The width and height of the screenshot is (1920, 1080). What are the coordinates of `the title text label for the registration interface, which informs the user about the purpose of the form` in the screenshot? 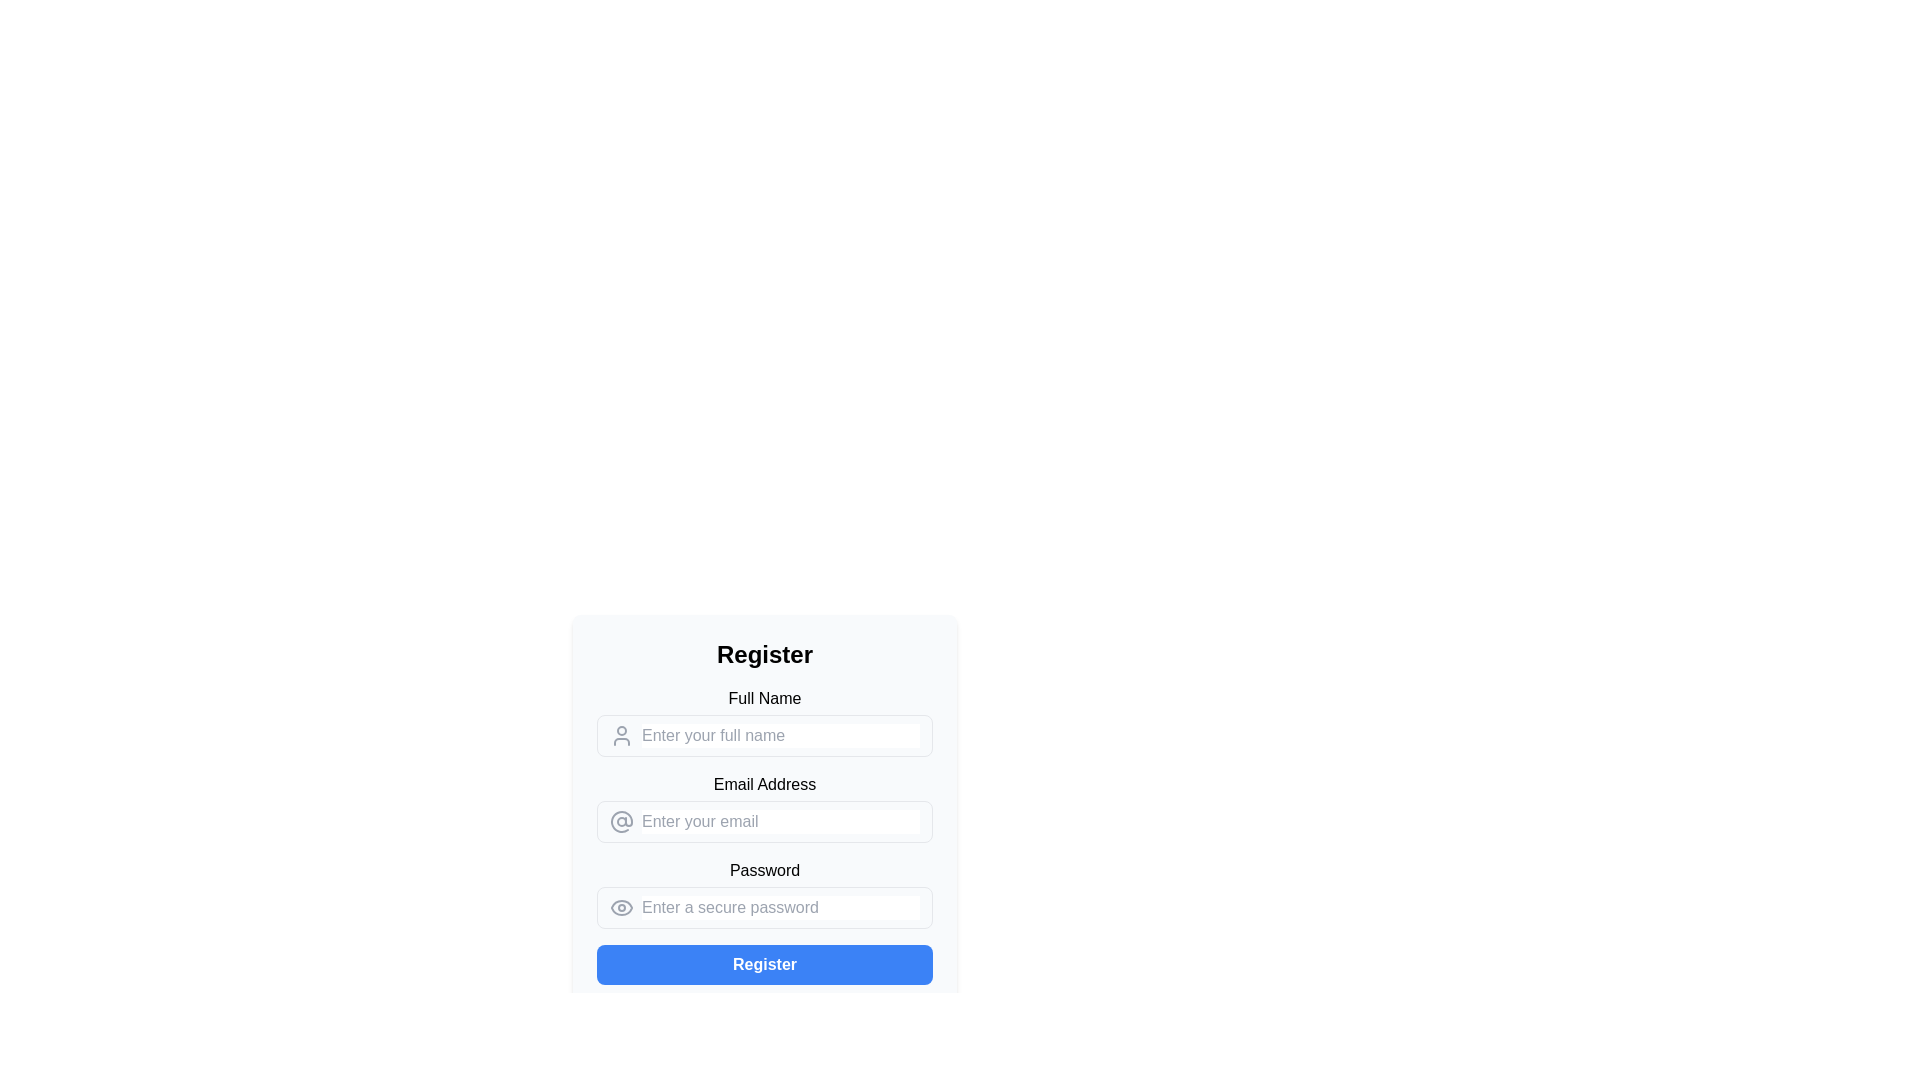 It's located at (763, 655).